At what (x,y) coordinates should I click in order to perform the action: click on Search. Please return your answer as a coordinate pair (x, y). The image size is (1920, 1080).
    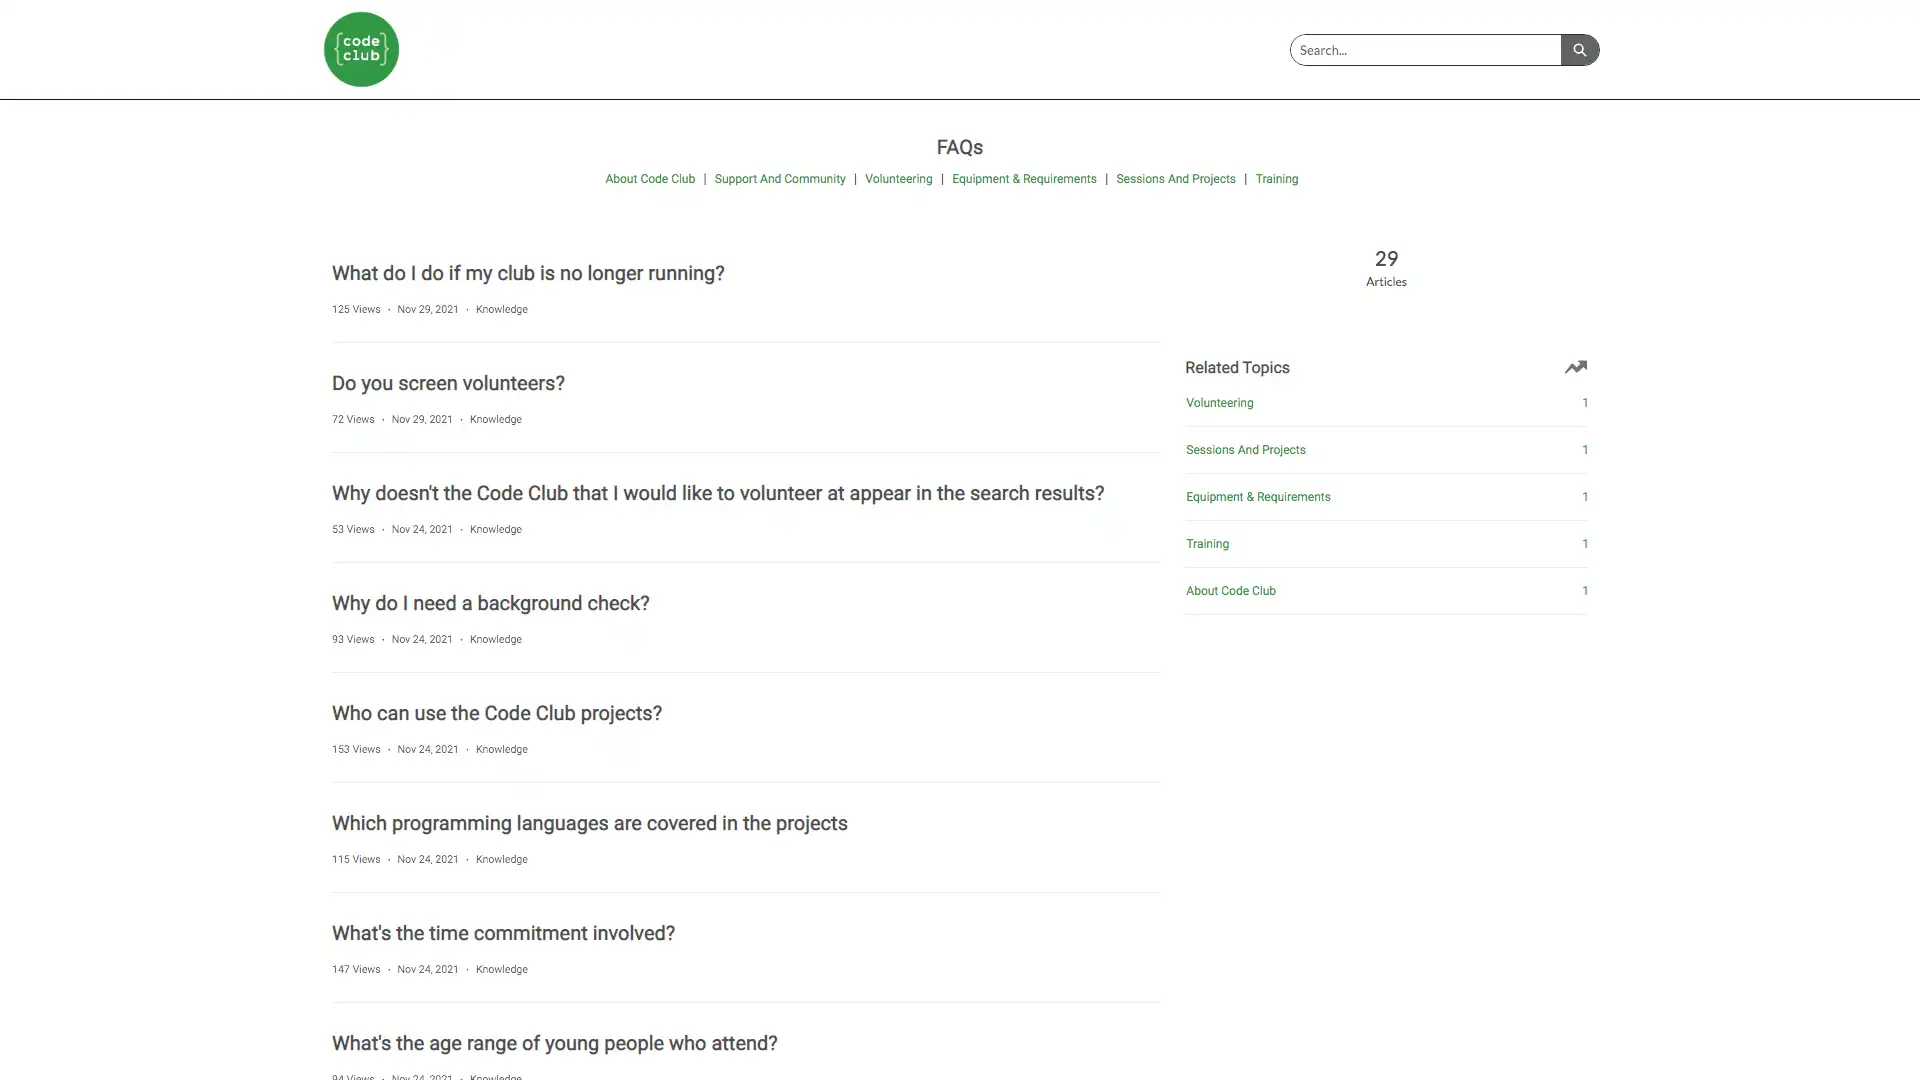
    Looking at the image, I should click on (1578, 48).